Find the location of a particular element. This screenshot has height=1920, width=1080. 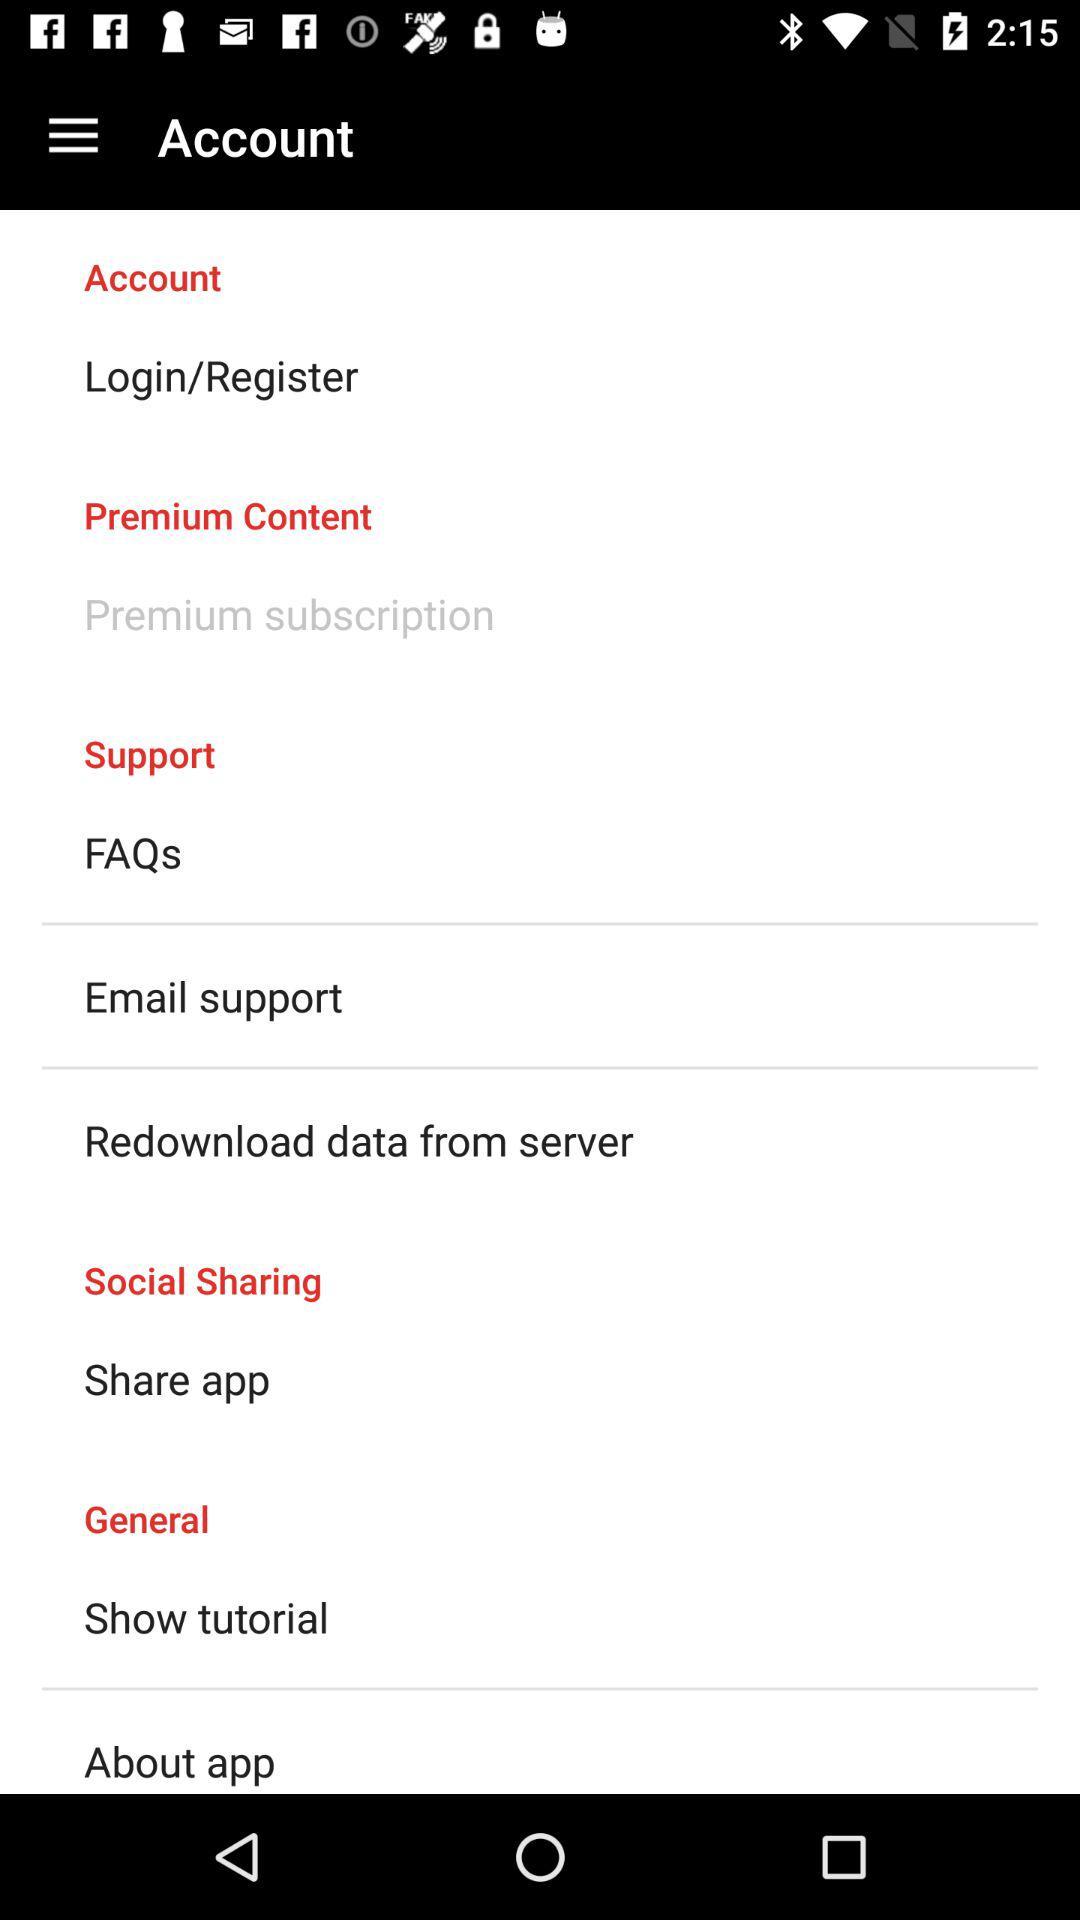

the premium content item is located at coordinates (540, 494).